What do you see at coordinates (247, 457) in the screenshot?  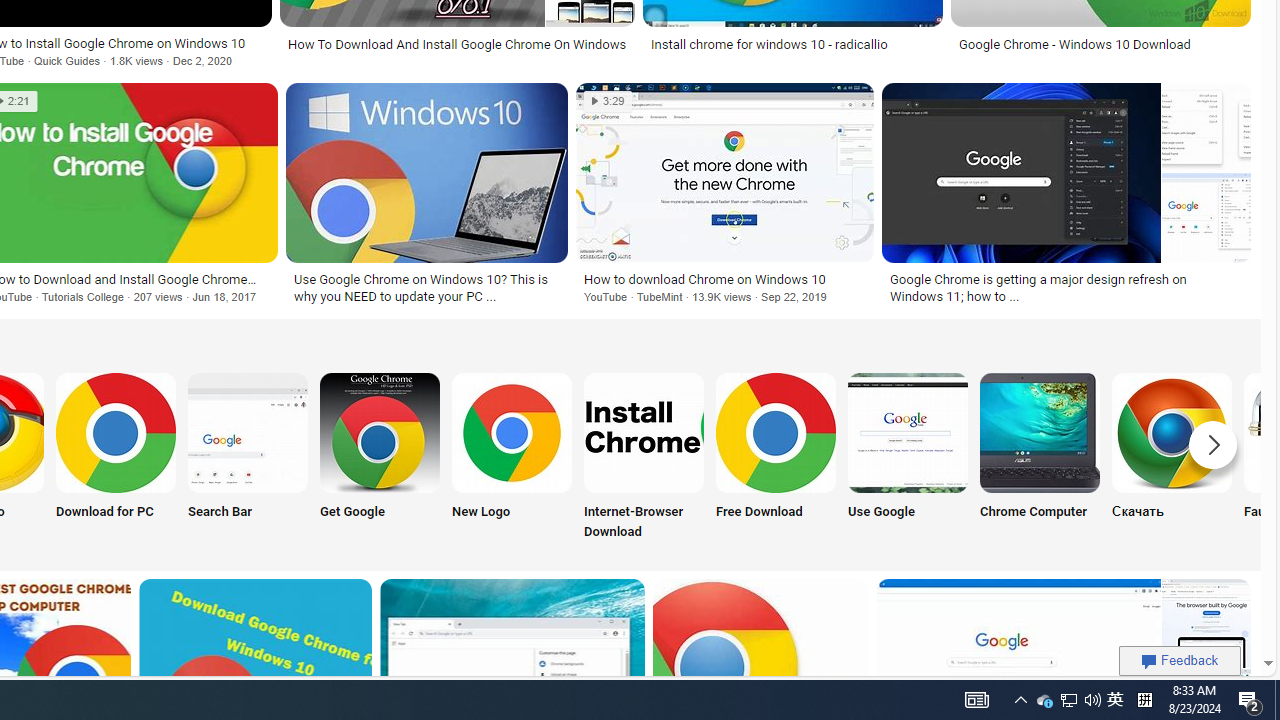 I see `'Search Bar'` at bounding box center [247, 457].